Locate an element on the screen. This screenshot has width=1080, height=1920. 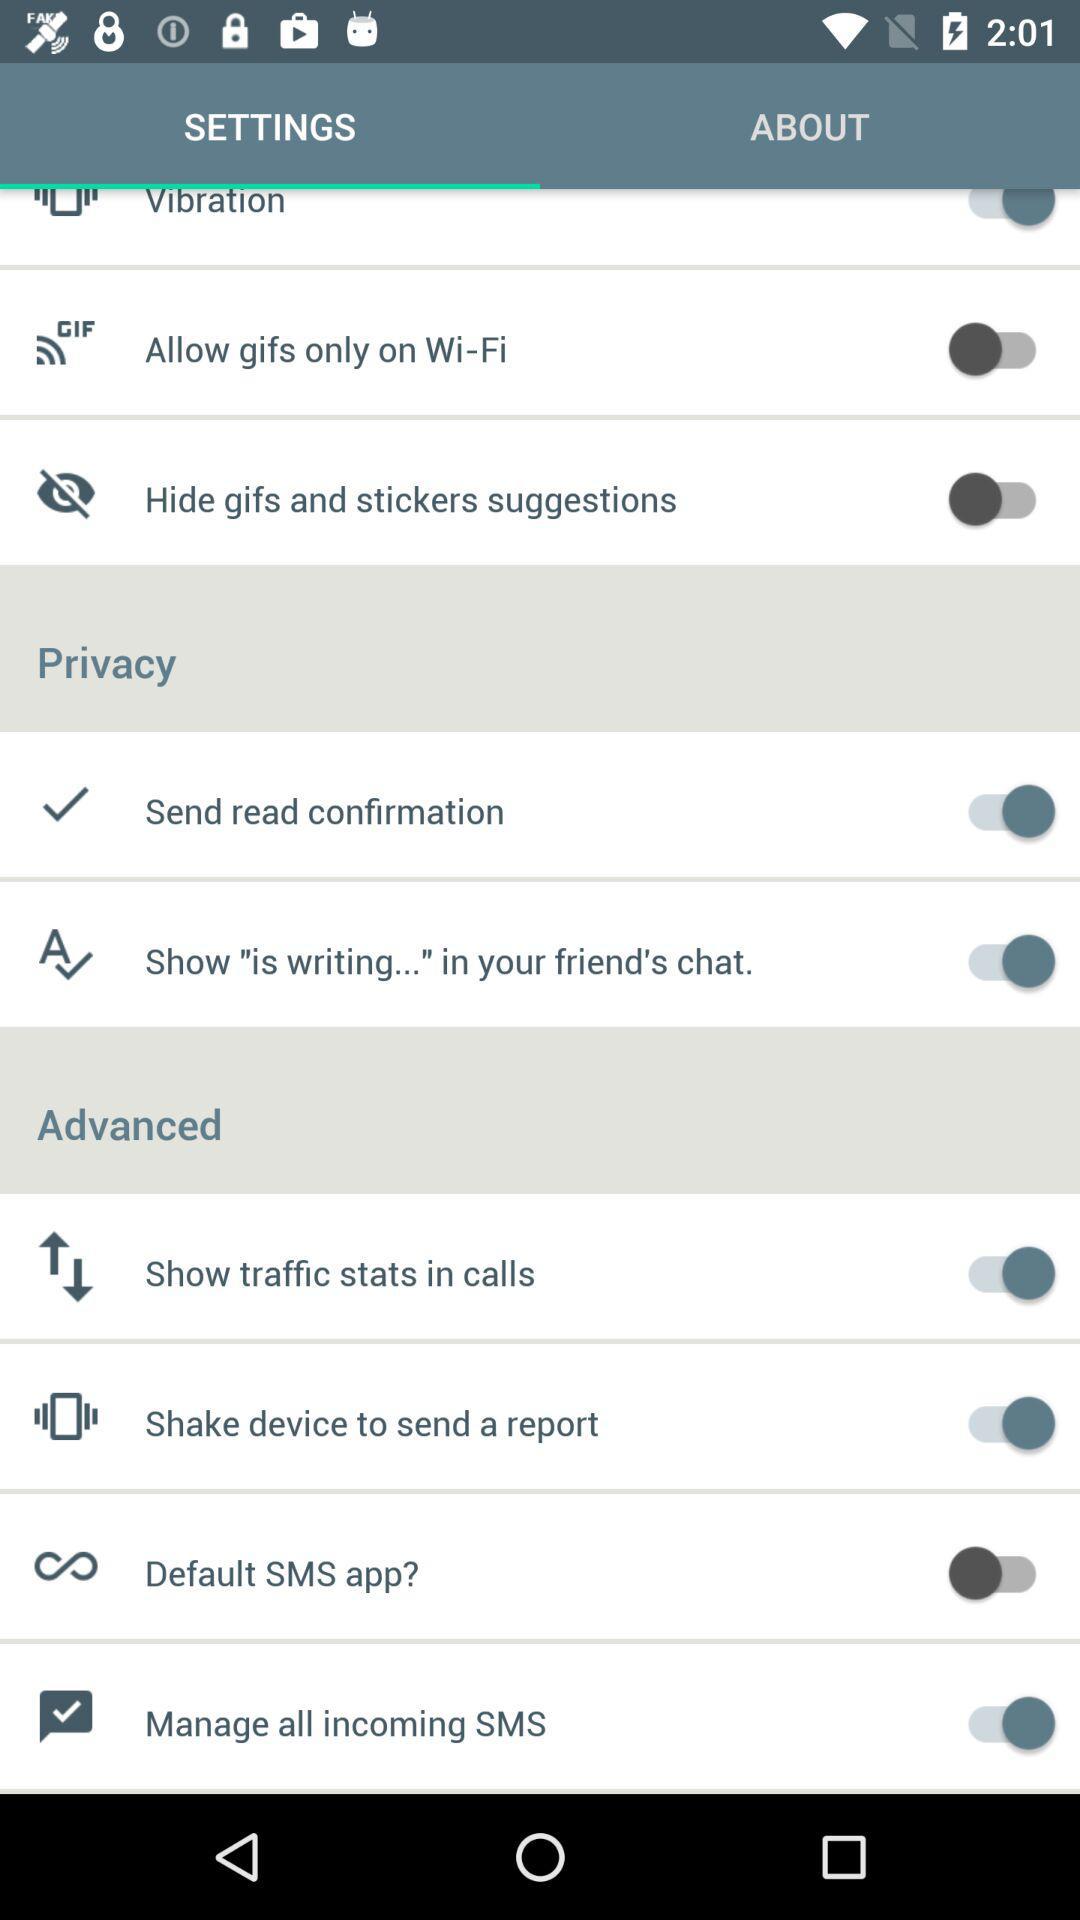
turn off vibration is located at coordinates (1002, 210).